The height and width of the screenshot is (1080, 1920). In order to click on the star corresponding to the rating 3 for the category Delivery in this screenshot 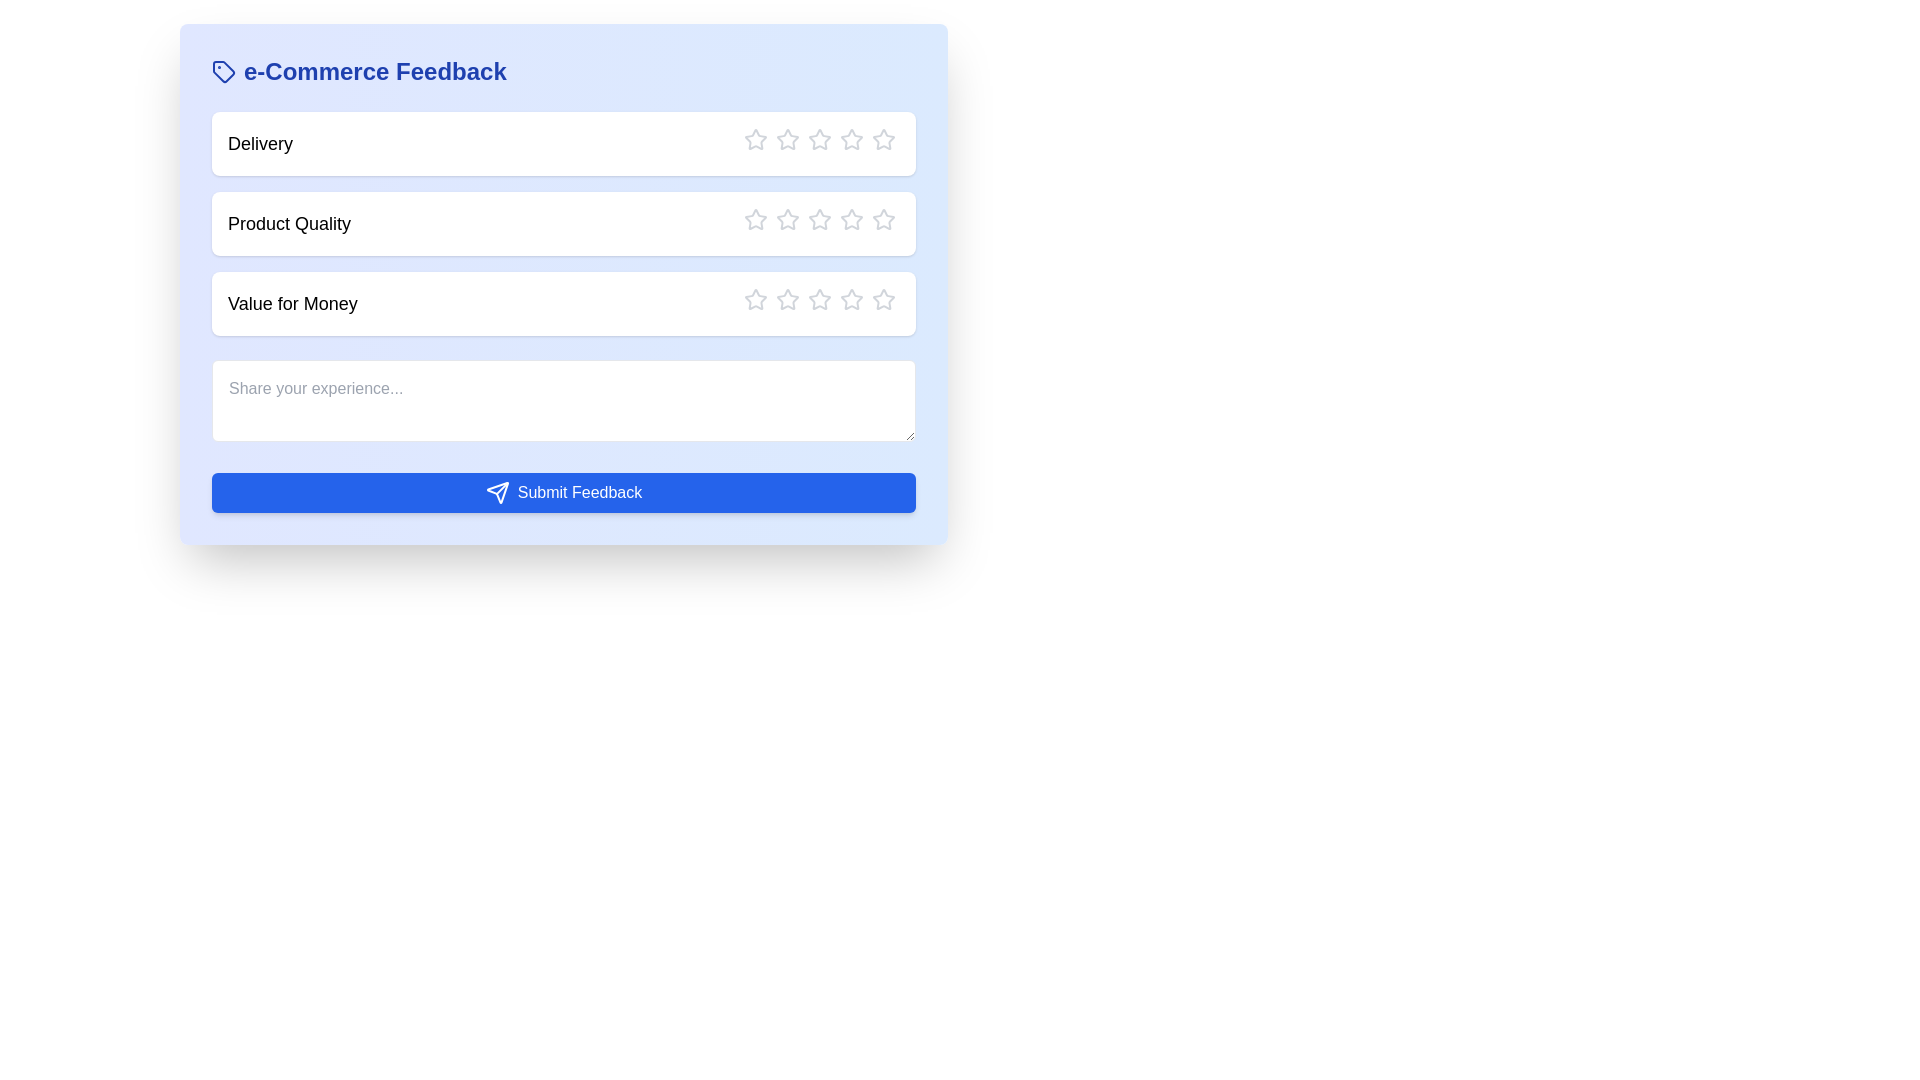, I will do `click(807, 138)`.